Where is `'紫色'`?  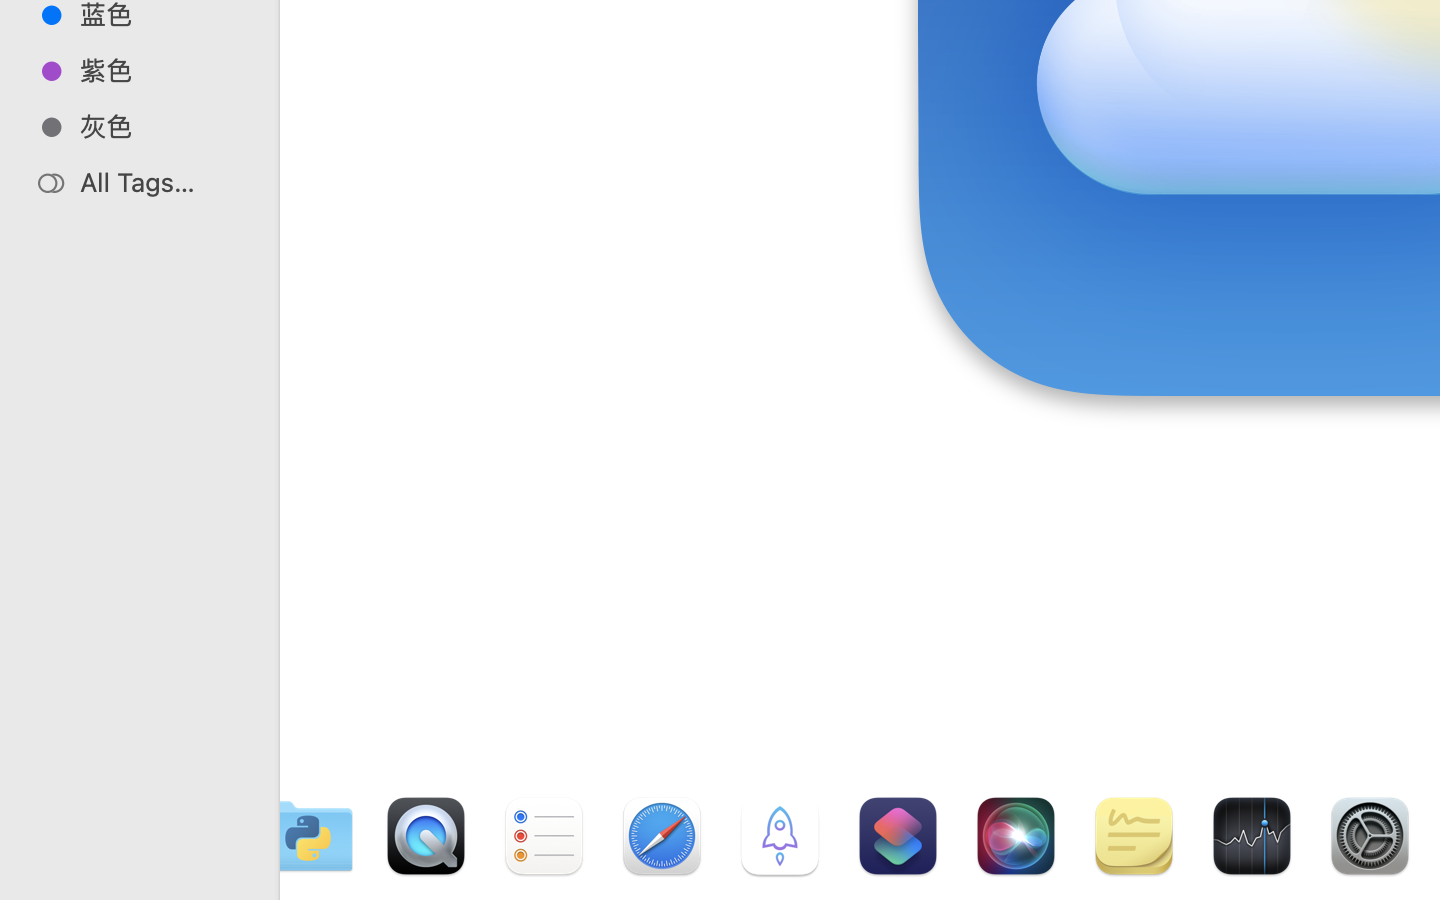
'紫色' is located at coordinates (159, 69).